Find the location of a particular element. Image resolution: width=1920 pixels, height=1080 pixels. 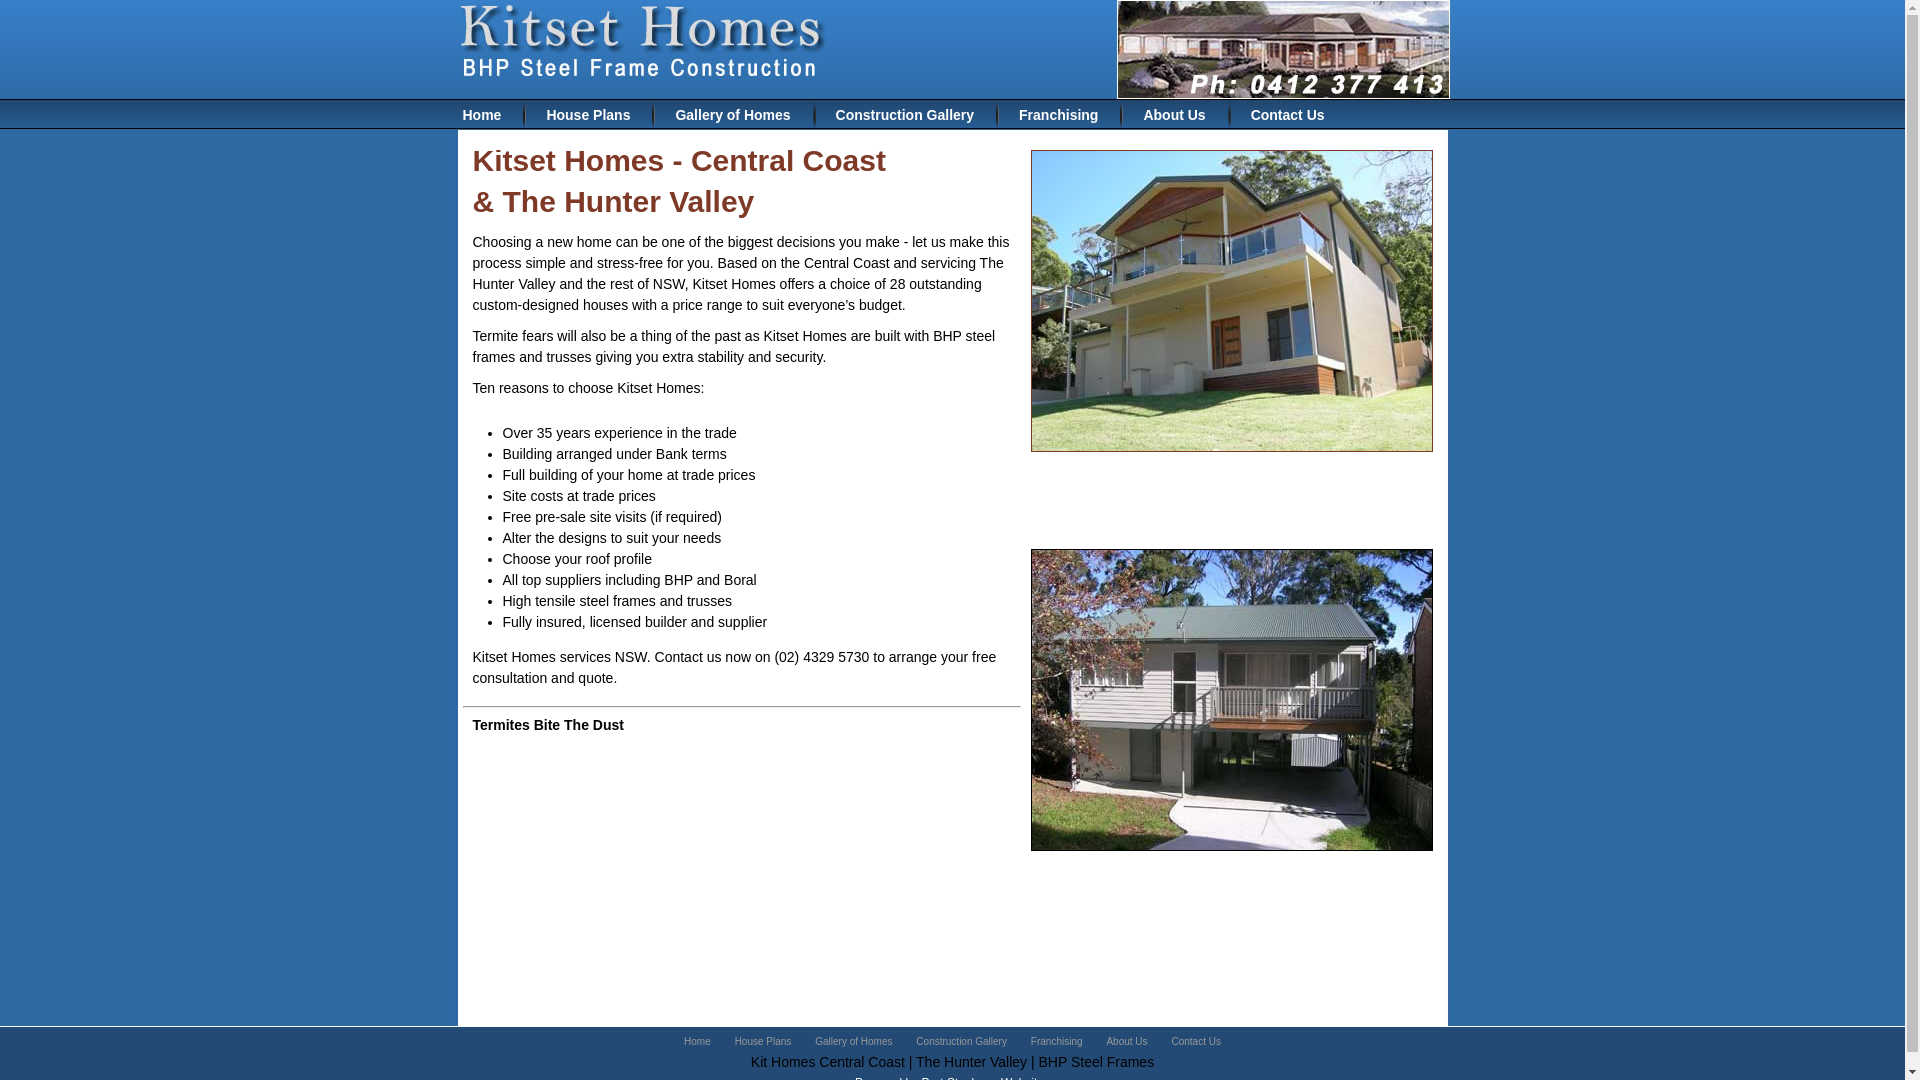

'Gallery of Homes' is located at coordinates (853, 1040).